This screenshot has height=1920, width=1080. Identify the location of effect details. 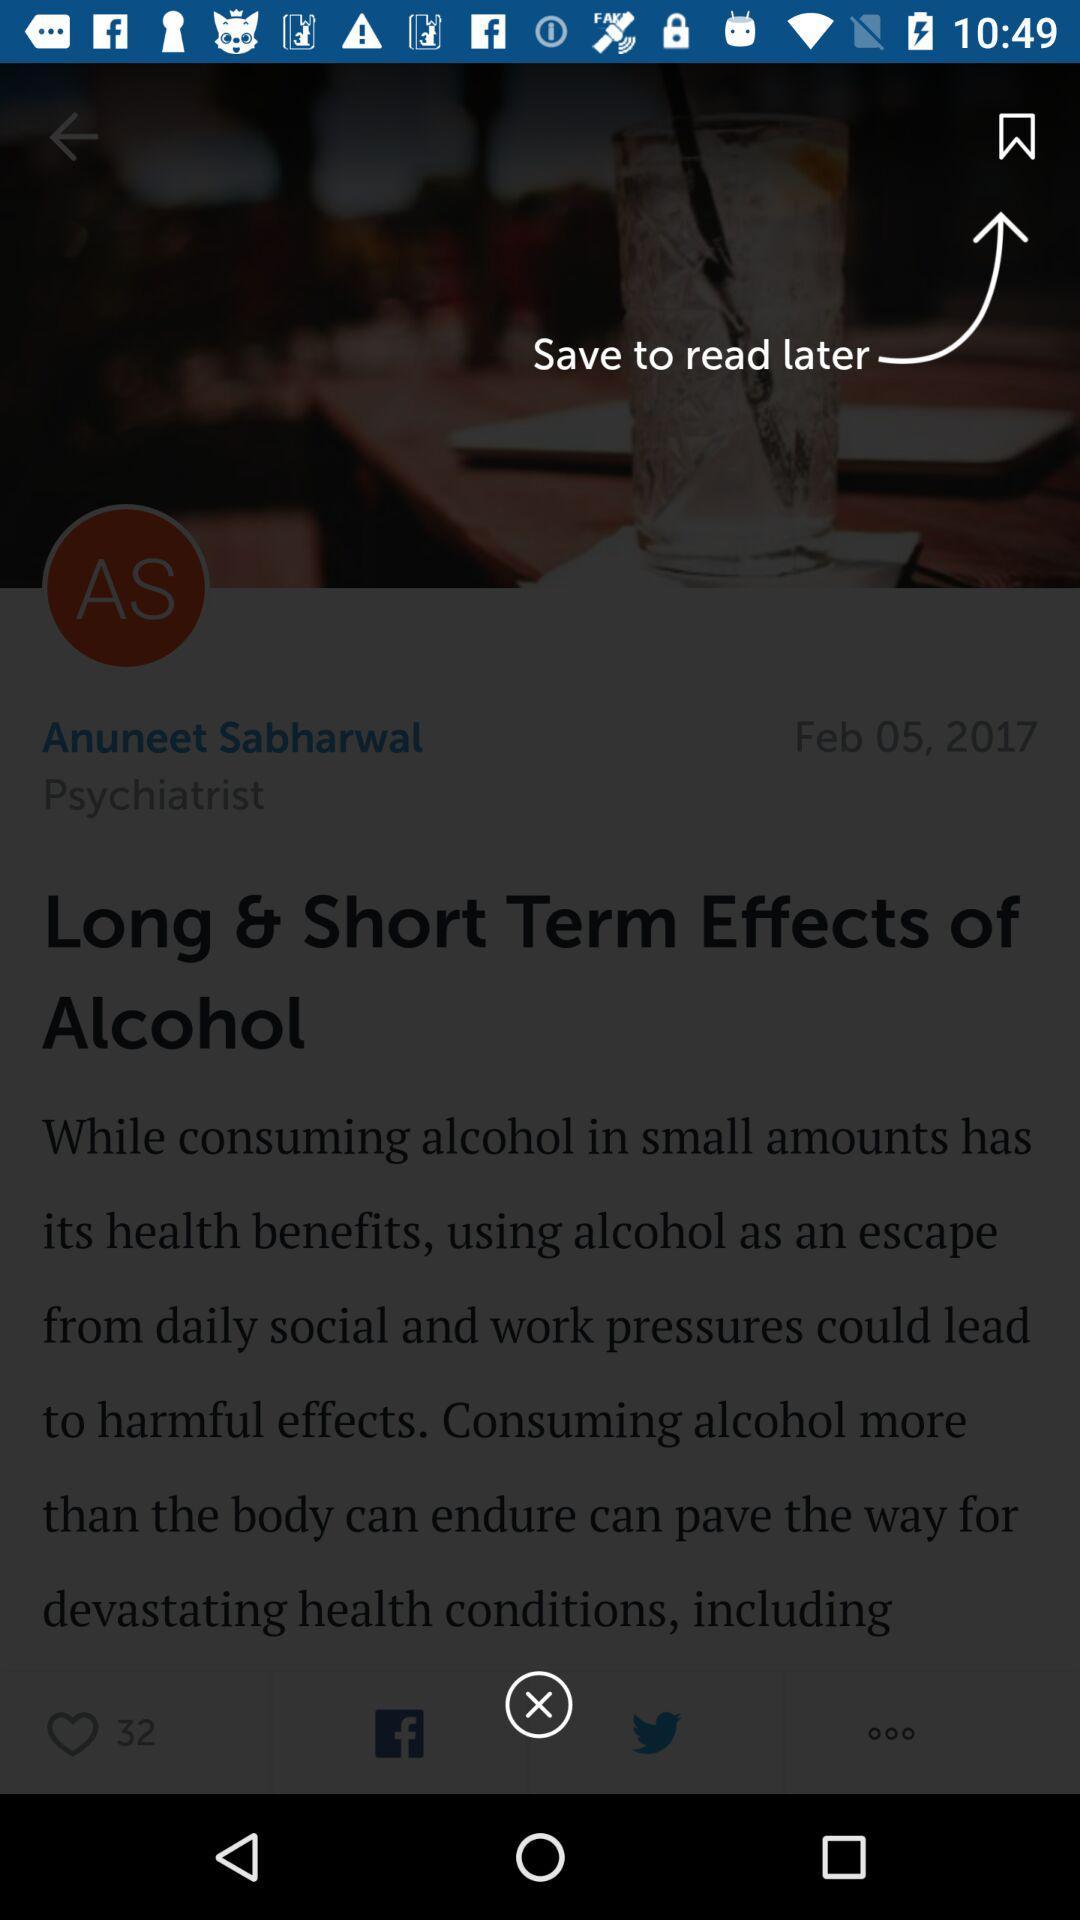
(540, 1442).